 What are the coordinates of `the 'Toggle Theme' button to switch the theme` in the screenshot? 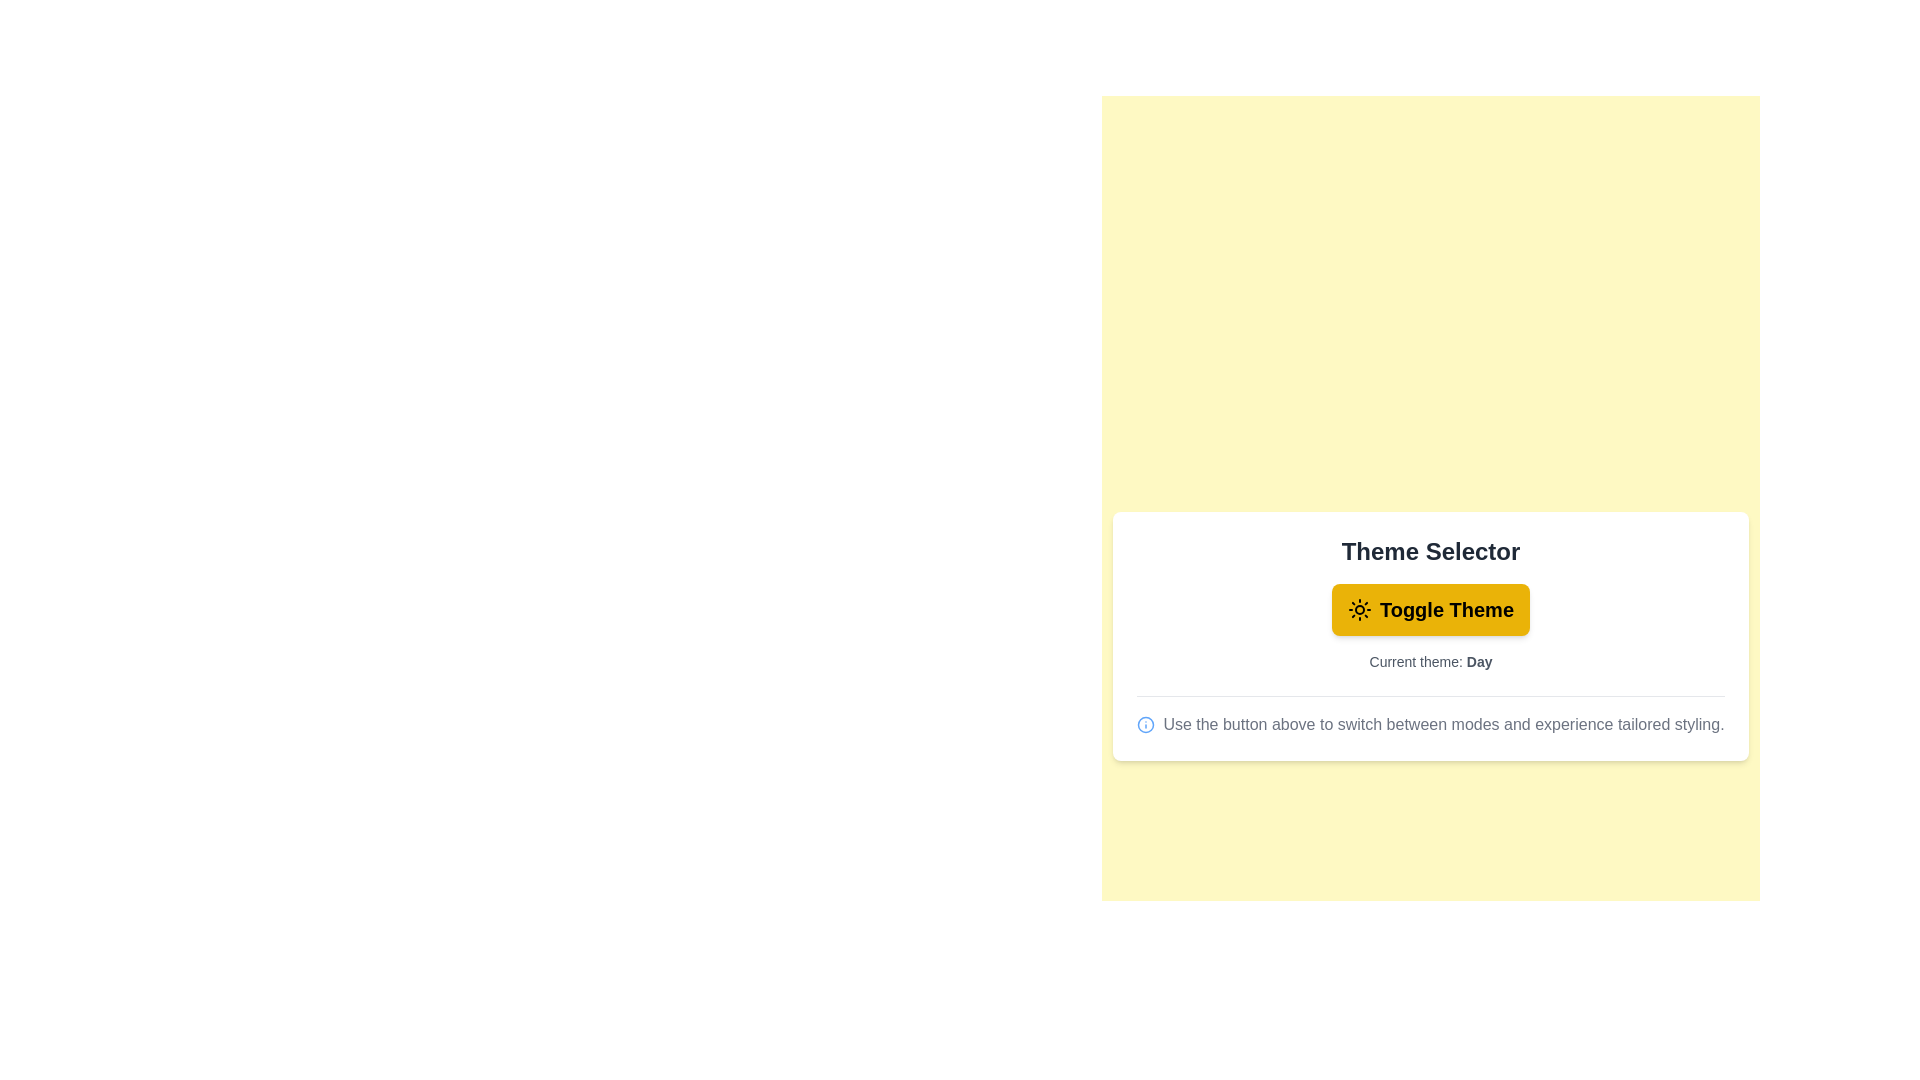 It's located at (1429, 608).